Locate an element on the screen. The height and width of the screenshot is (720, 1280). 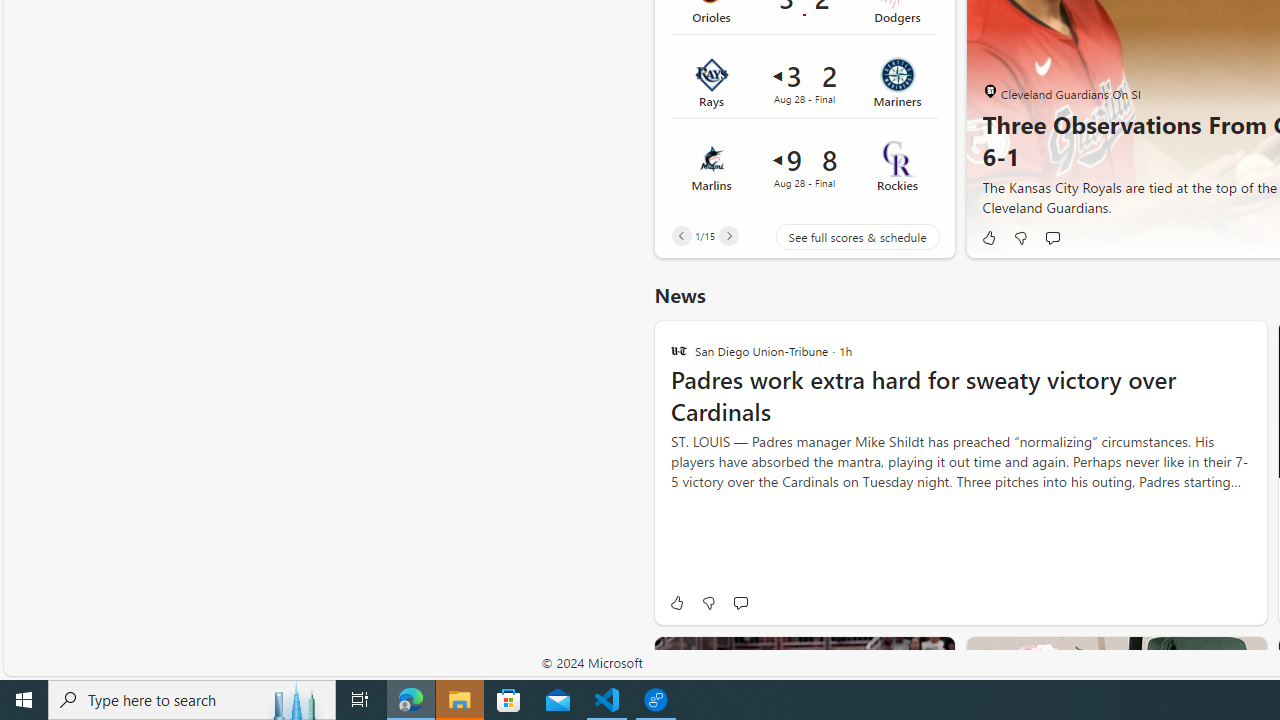
'Previous' is located at coordinates (681, 235).